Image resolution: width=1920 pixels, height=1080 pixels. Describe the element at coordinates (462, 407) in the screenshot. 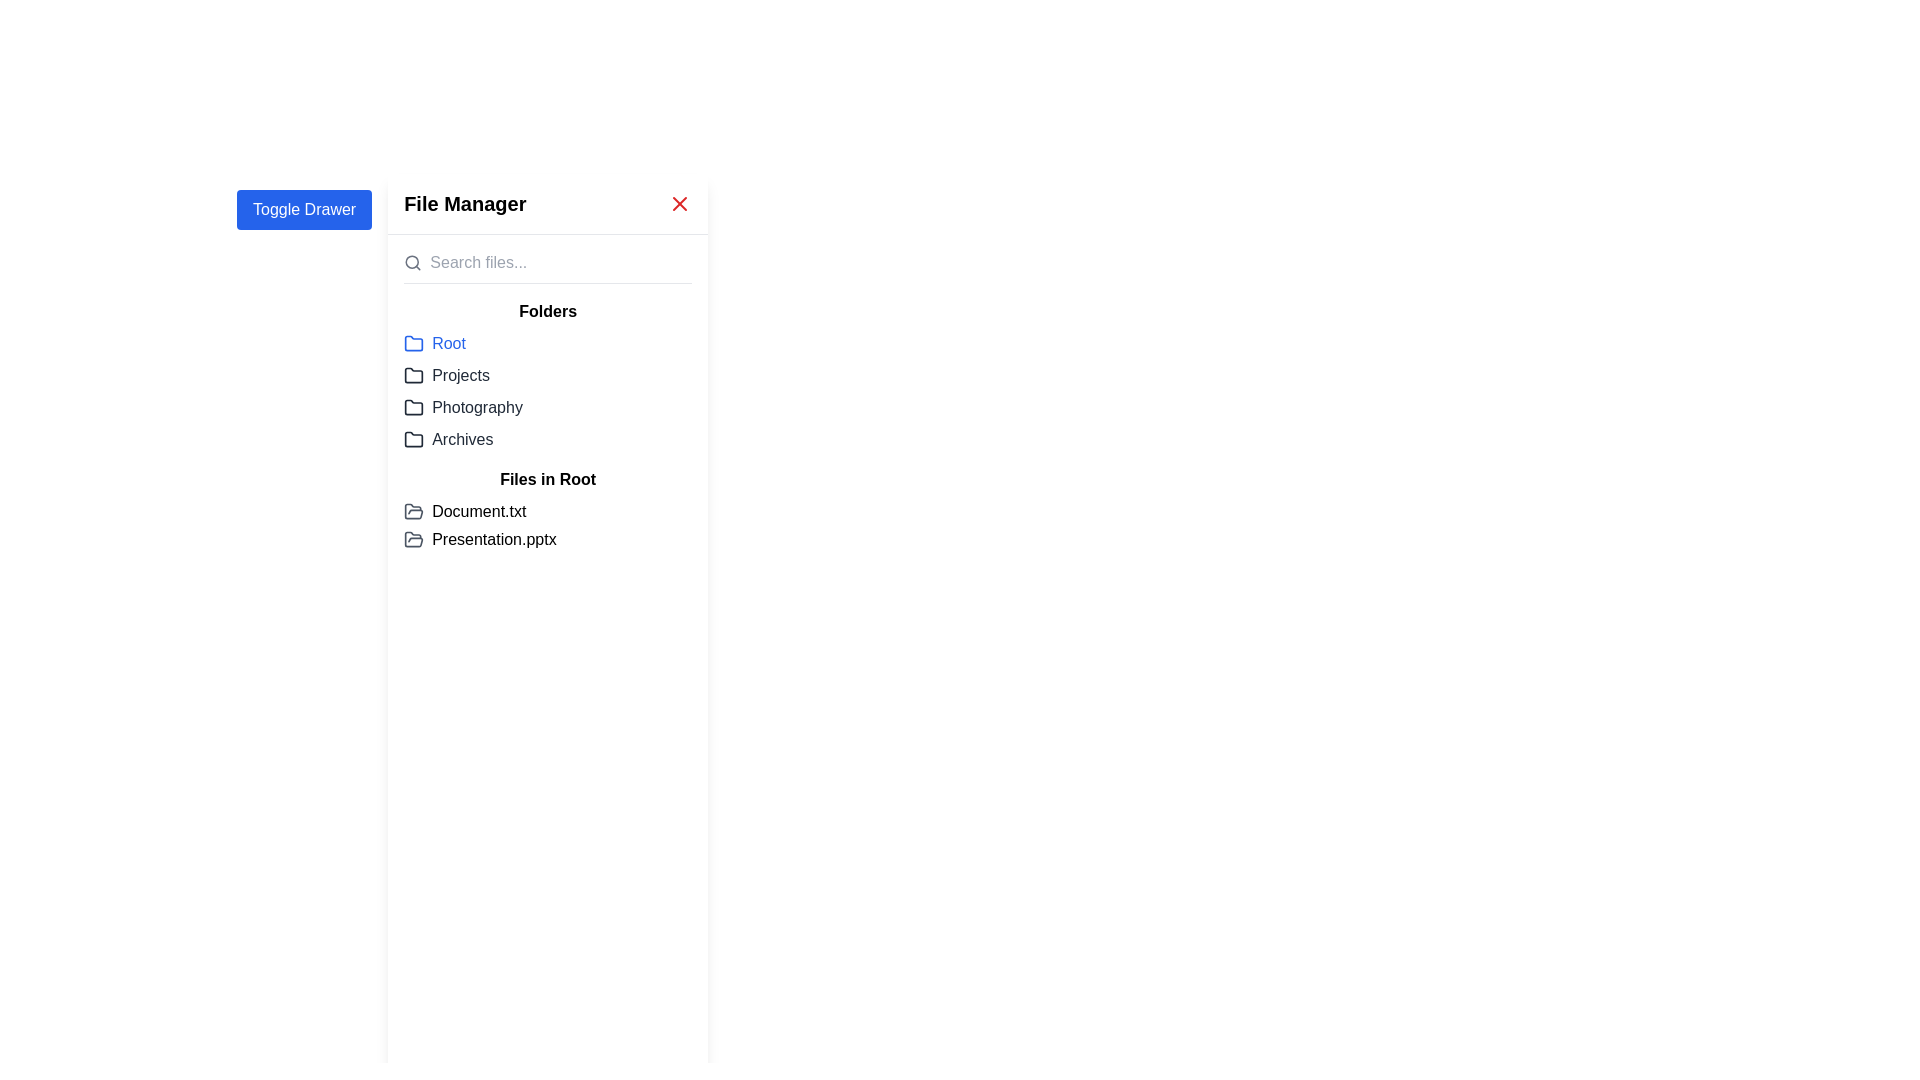

I see `the clickable text labeled 'Photography' located as the third item in the vertical list under the 'Folders' section in the left panel of the 'File Manager' UI` at that location.